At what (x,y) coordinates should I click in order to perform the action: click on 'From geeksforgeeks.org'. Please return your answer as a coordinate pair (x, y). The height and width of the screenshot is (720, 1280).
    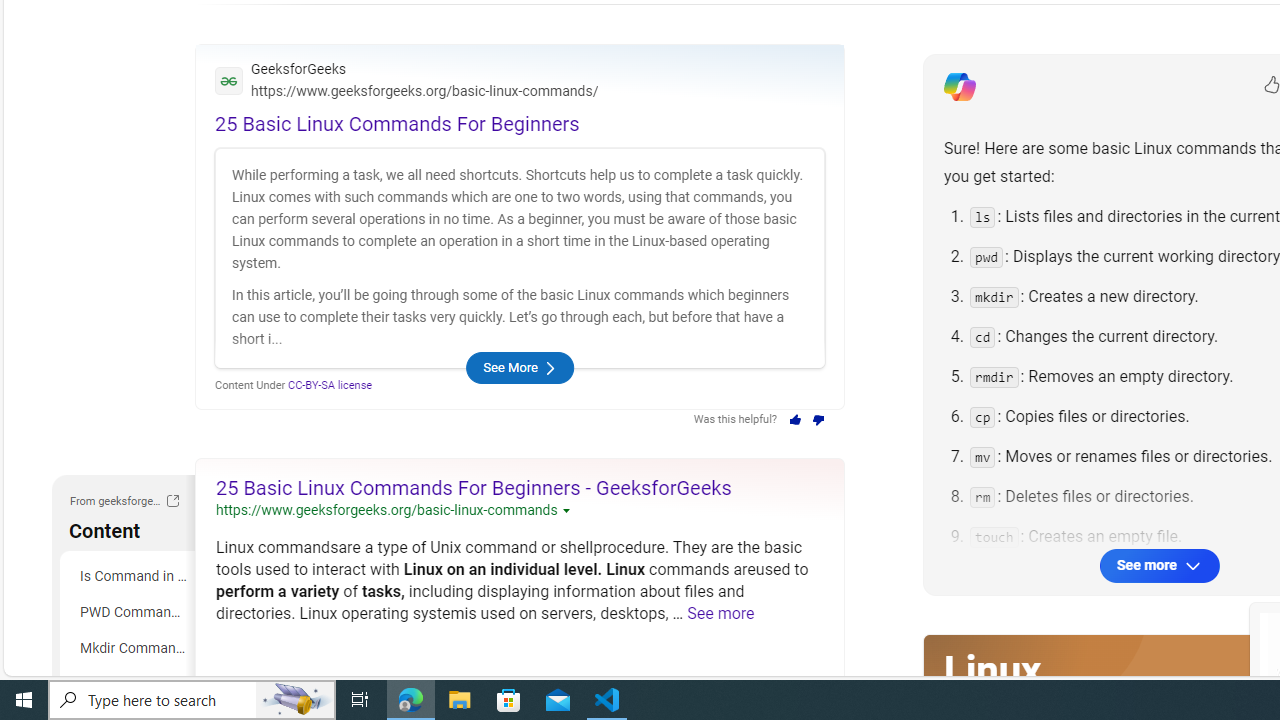
    Looking at the image, I should click on (172, 502).